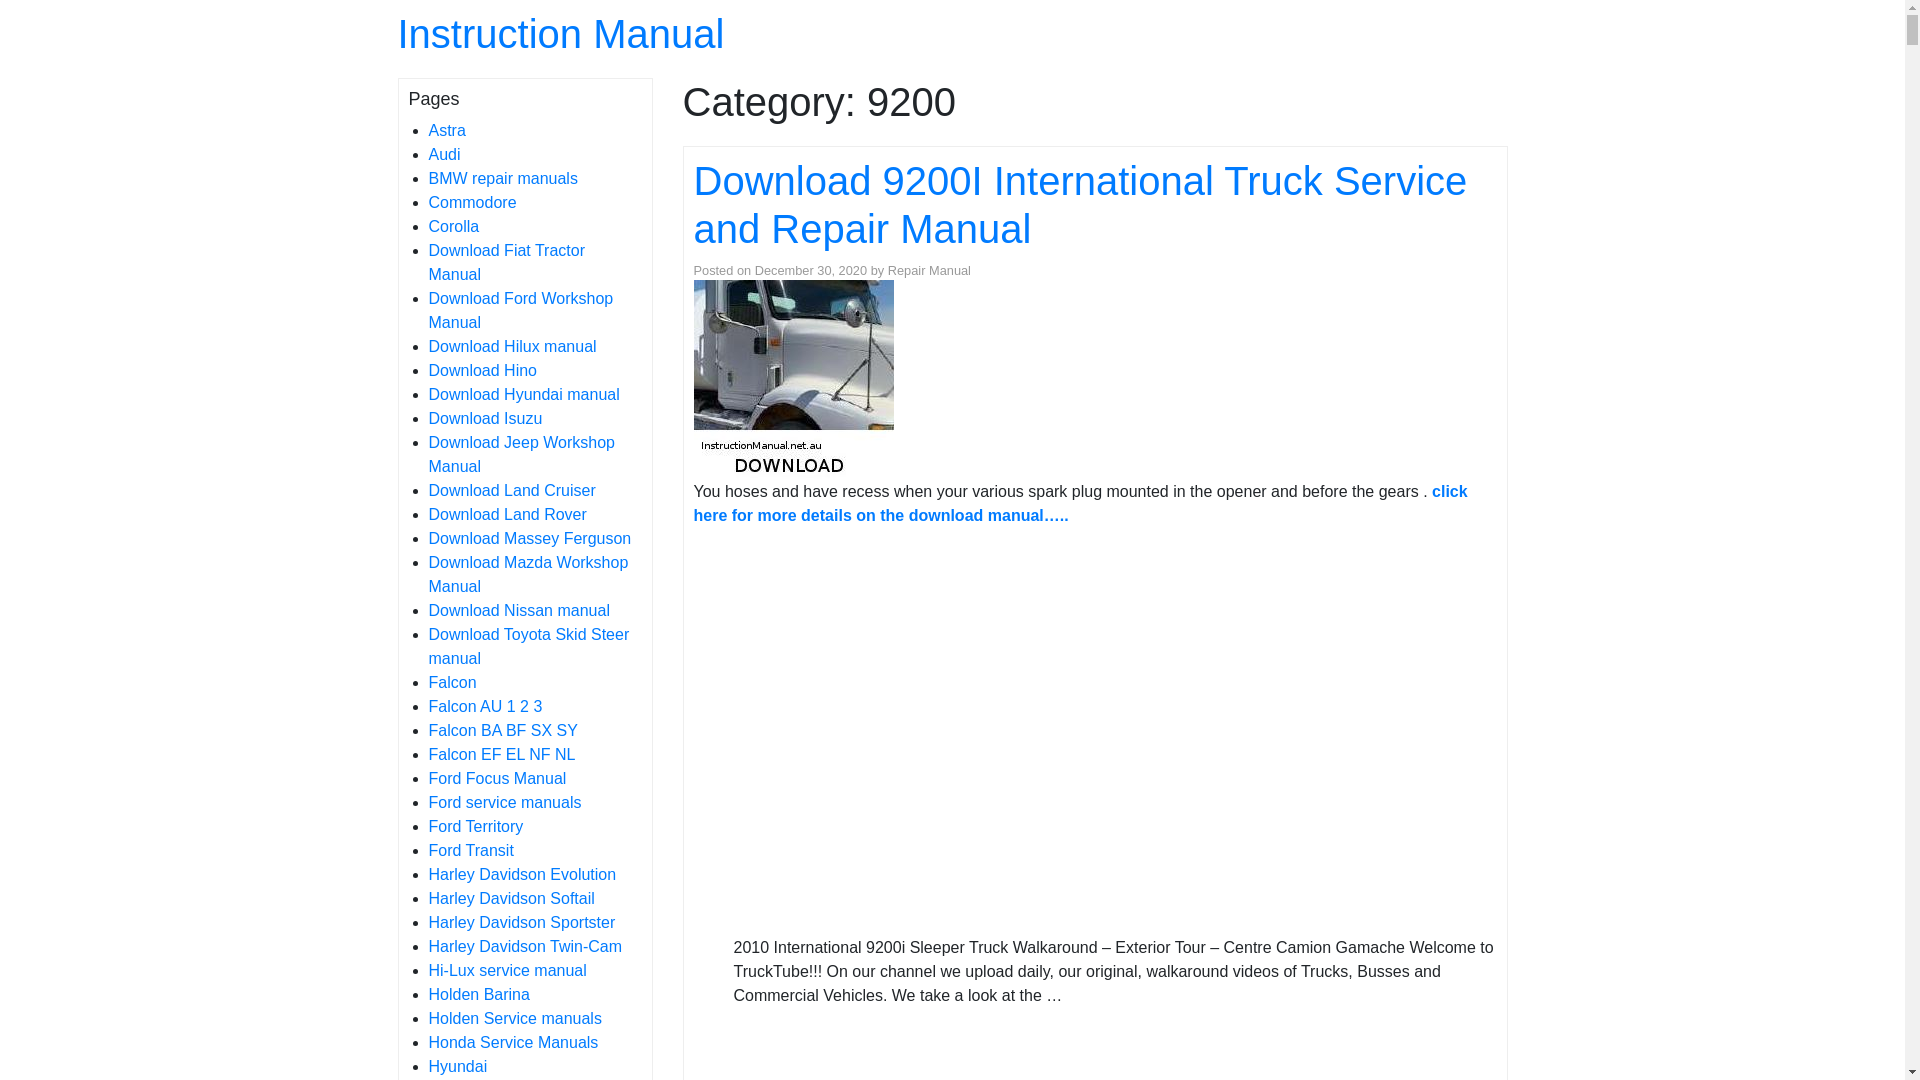  Describe the element at coordinates (497, 777) in the screenshot. I see `'Ford Focus Manual'` at that location.